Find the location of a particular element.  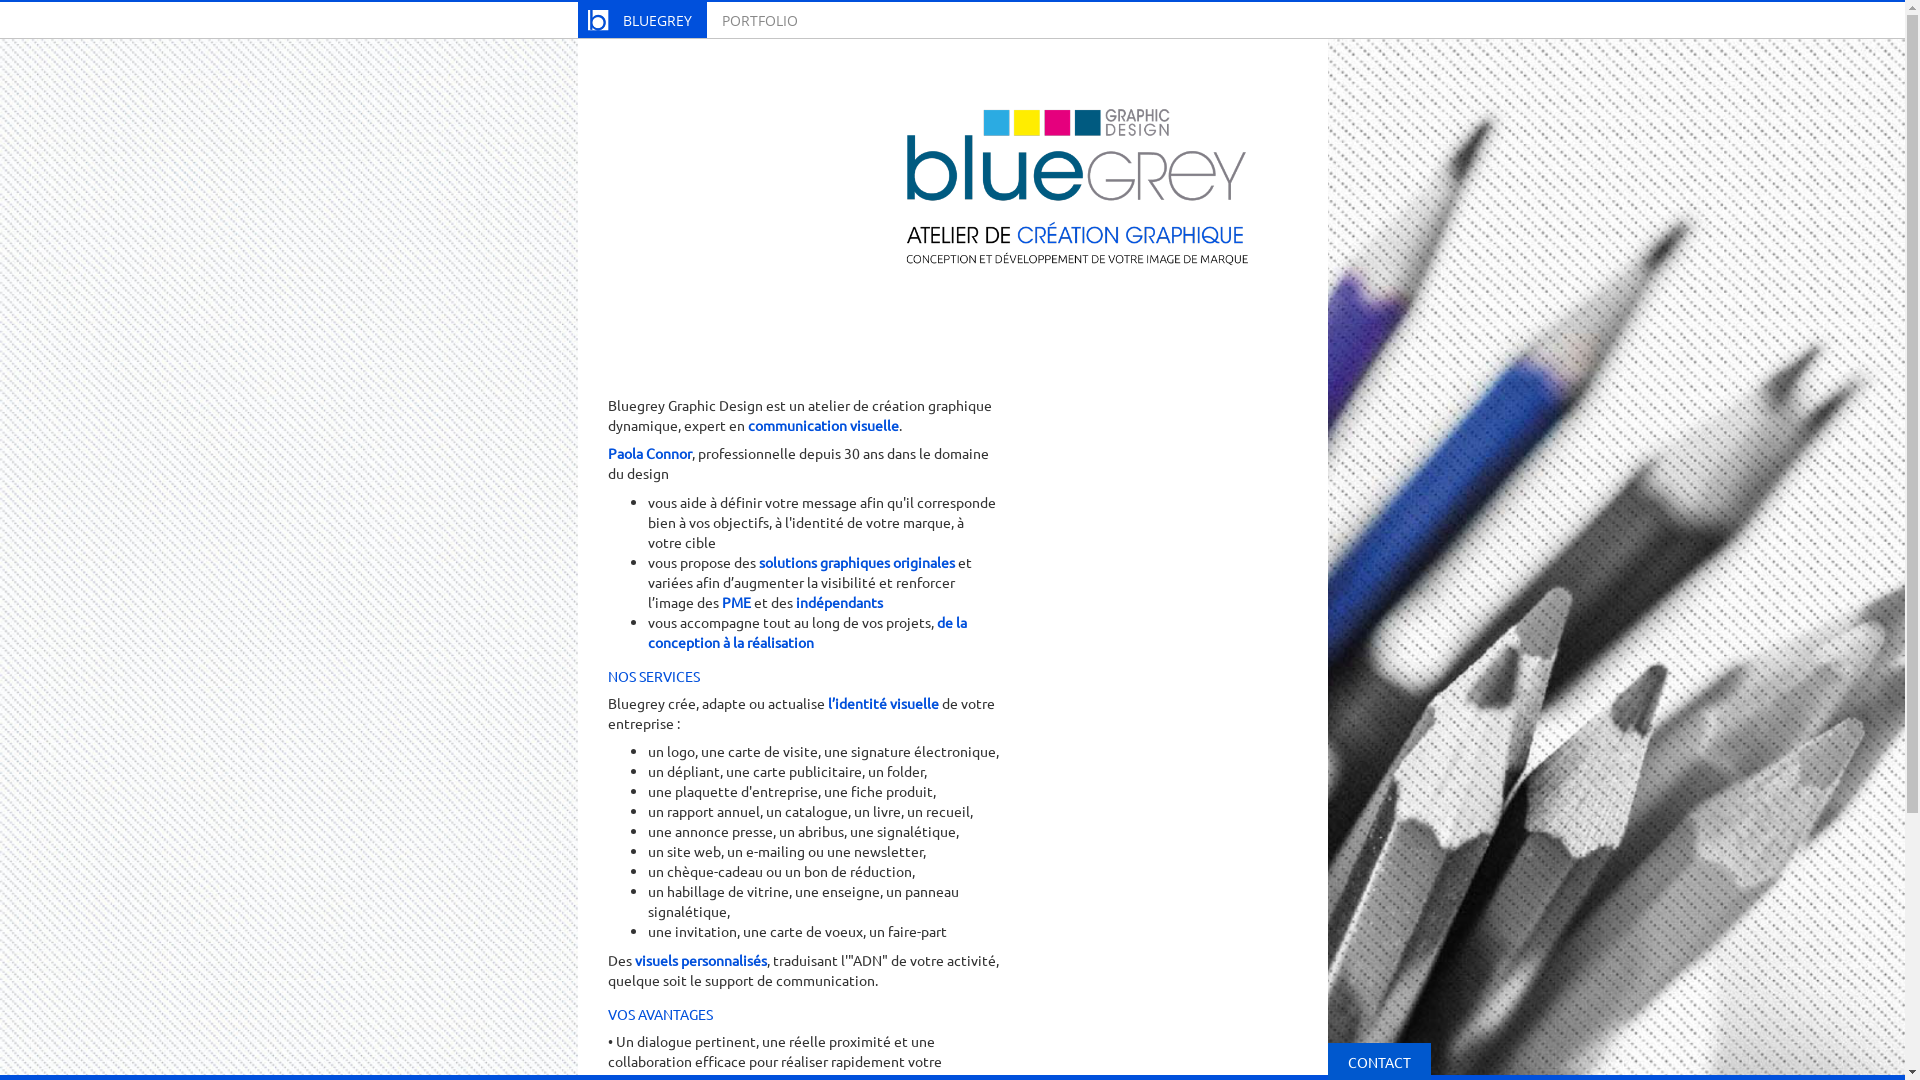

'BLUEGREY' is located at coordinates (576, 19).